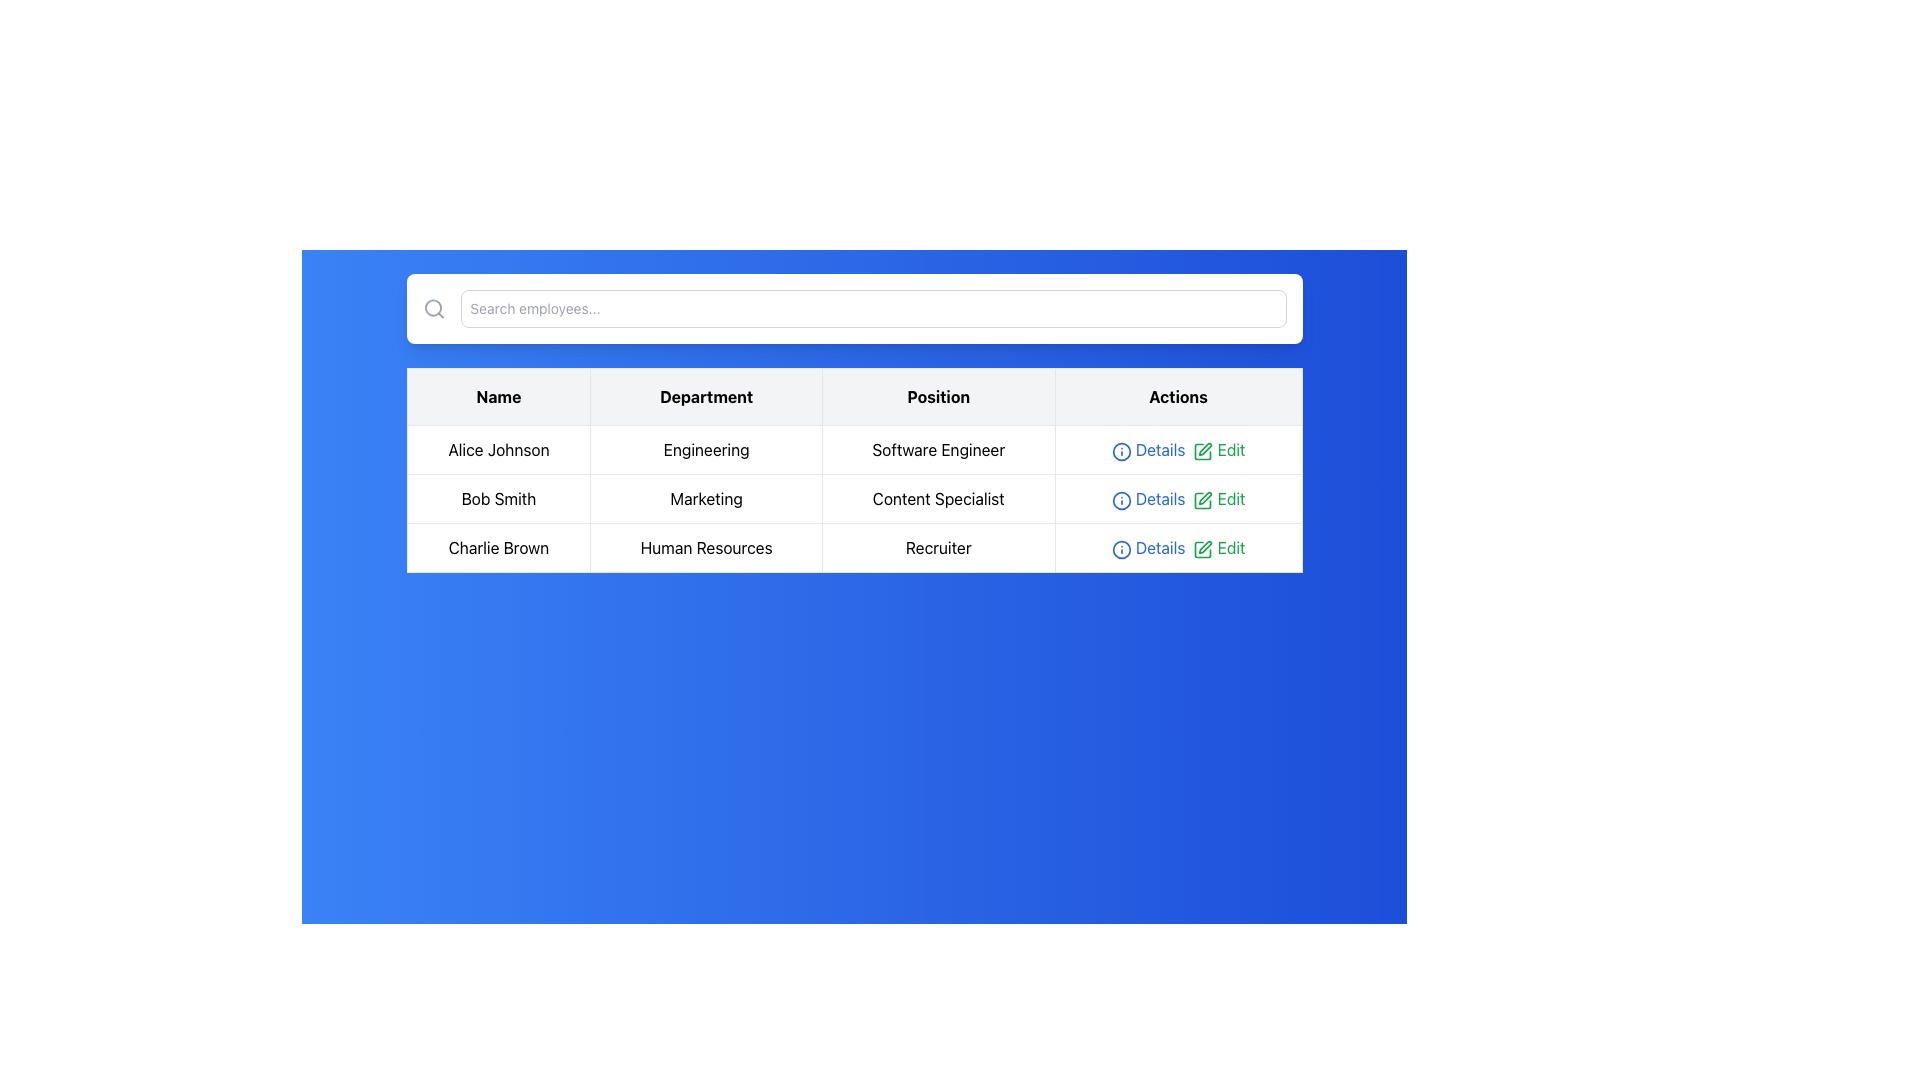 This screenshot has height=1080, width=1920. Describe the element at coordinates (1202, 549) in the screenshot. I see `the 'Edit' SVG icon located in the 'Actions' column of the table for the row corresponding to 'Charlie Brown'` at that location.